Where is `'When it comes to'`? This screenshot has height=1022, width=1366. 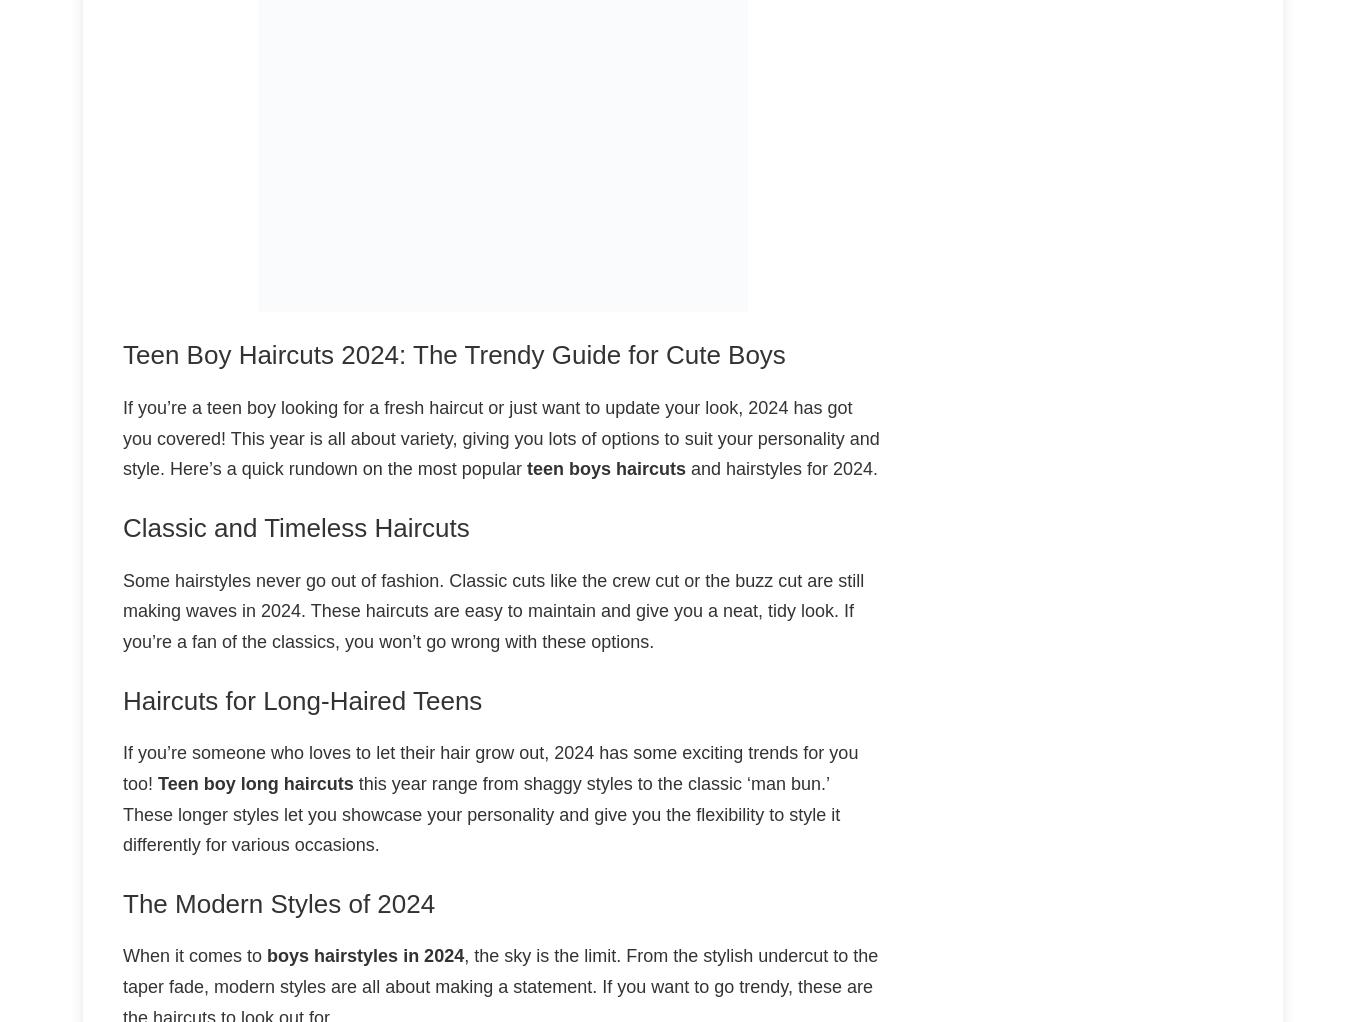 'When it comes to' is located at coordinates (194, 954).